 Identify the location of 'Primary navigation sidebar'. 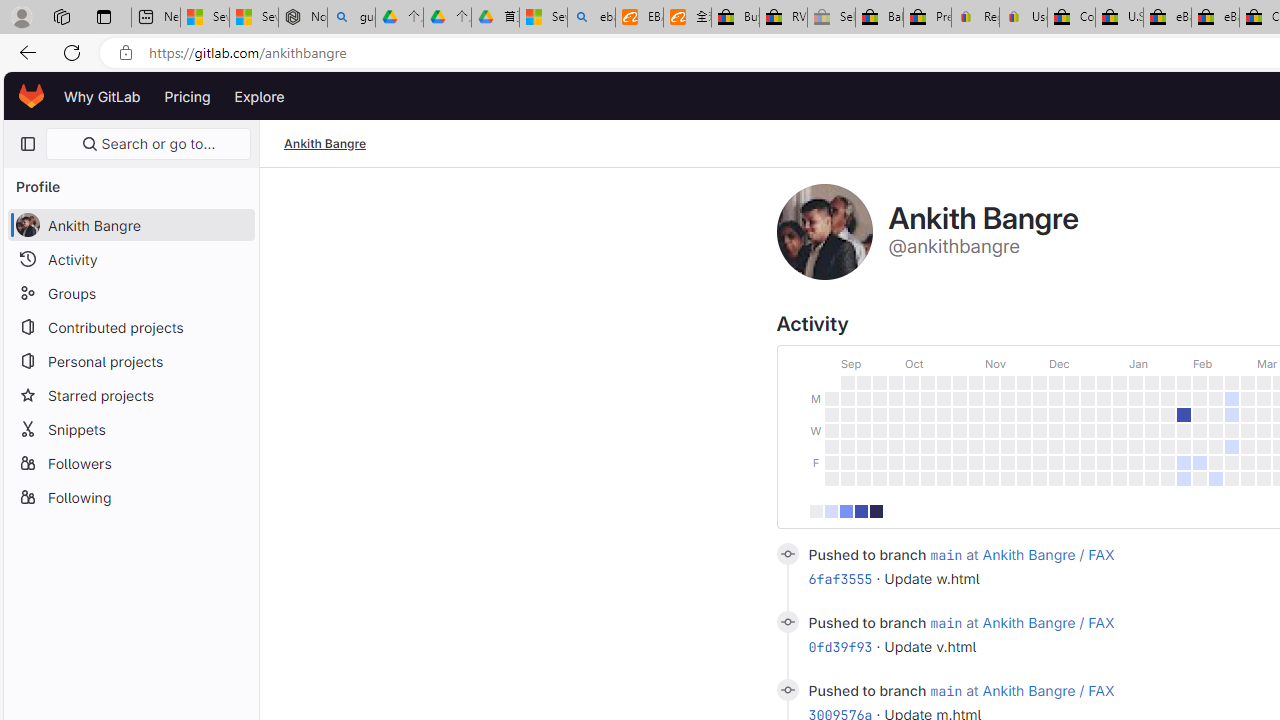
(27, 143).